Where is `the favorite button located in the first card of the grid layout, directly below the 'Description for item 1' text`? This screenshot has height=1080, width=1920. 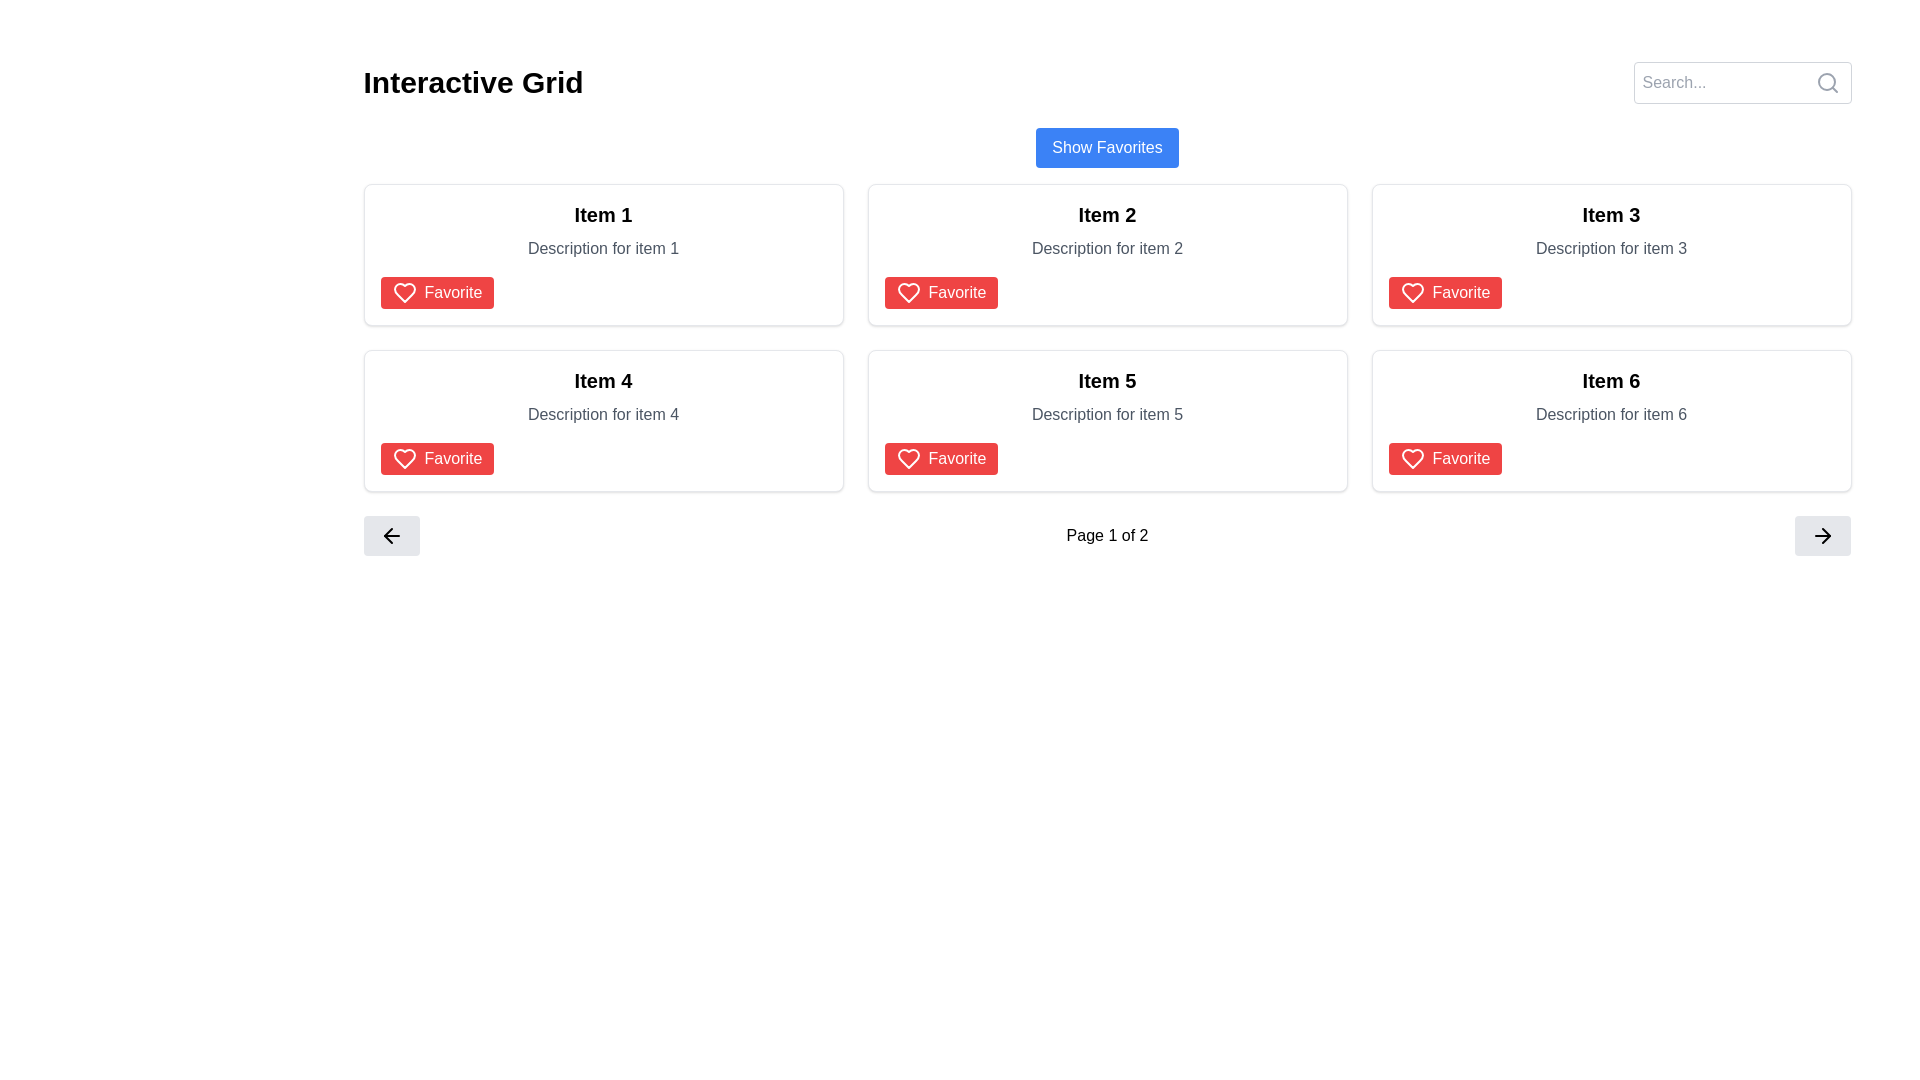 the favorite button located in the first card of the grid layout, directly below the 'Description for item 1' text is located at coordinates (436, 293).